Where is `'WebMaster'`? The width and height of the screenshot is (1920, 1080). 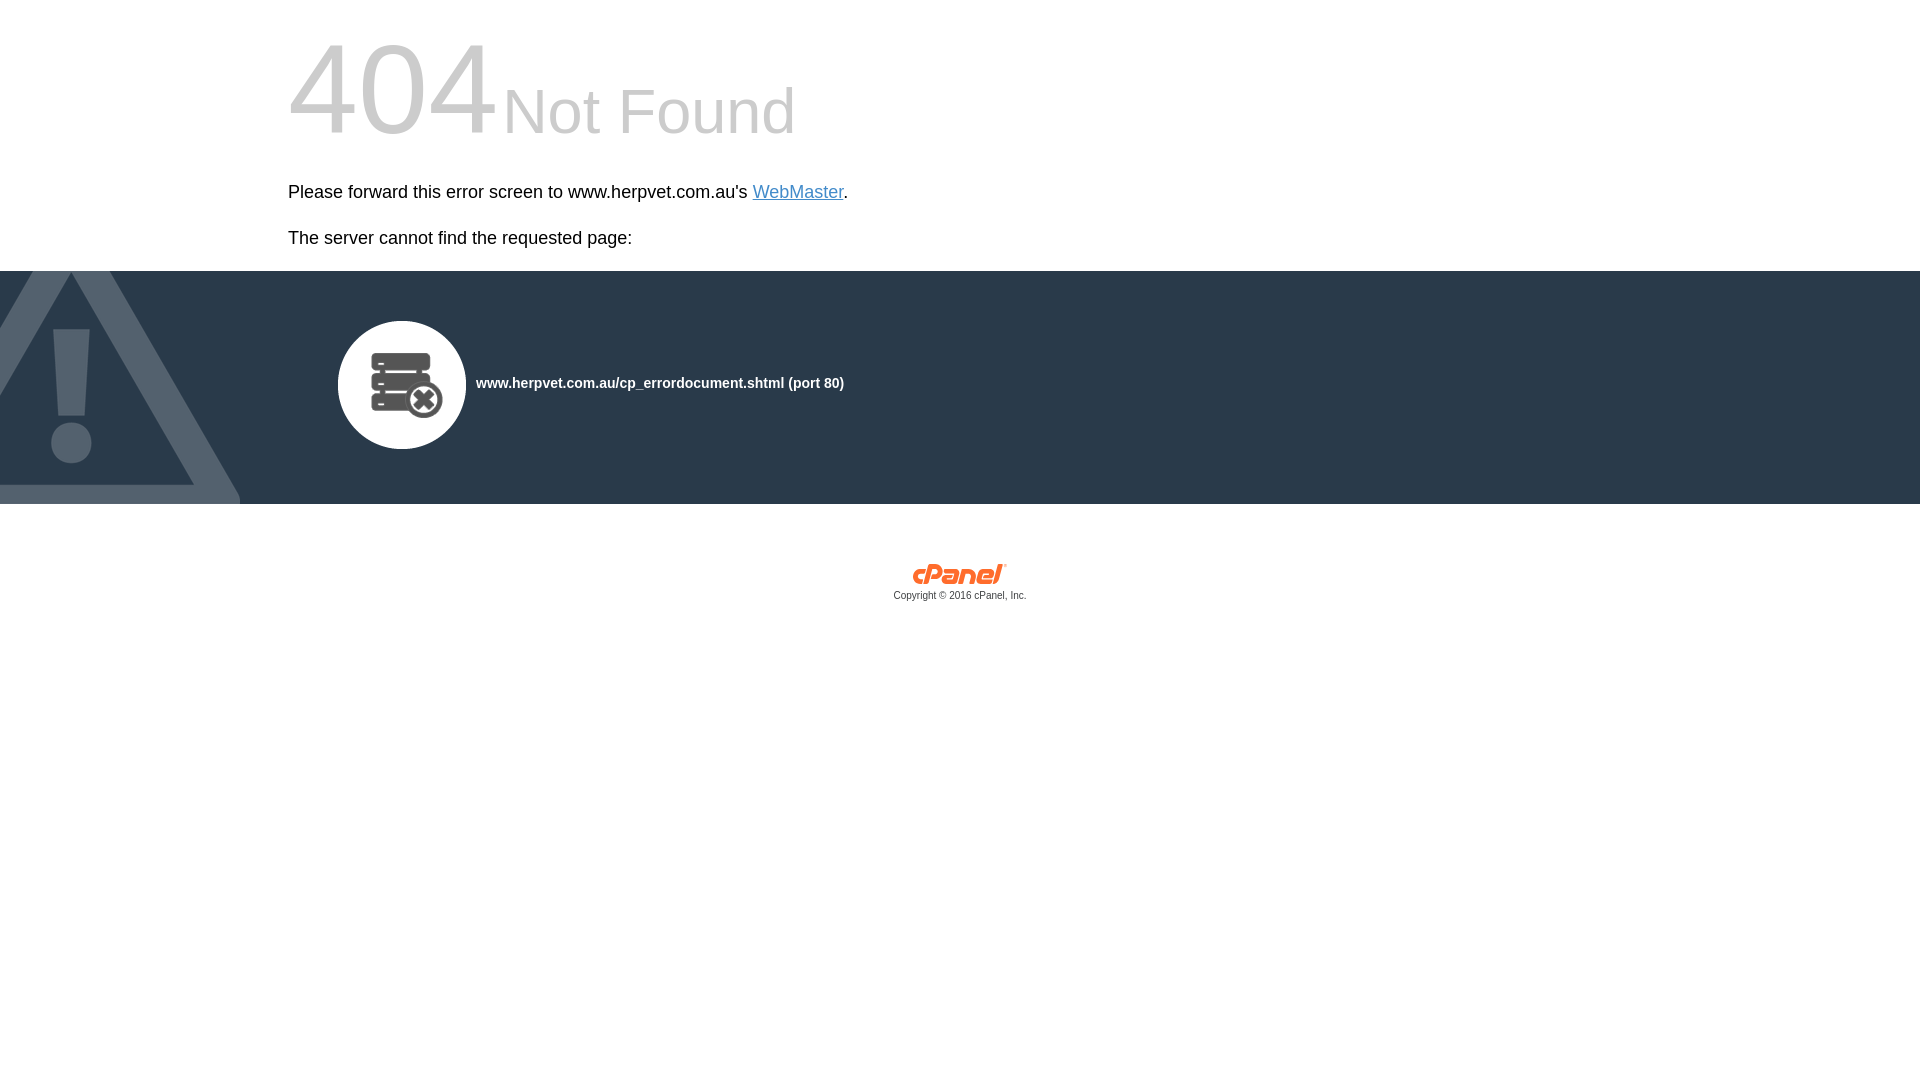
'WebMaster' is located at coordinates (797, 192).